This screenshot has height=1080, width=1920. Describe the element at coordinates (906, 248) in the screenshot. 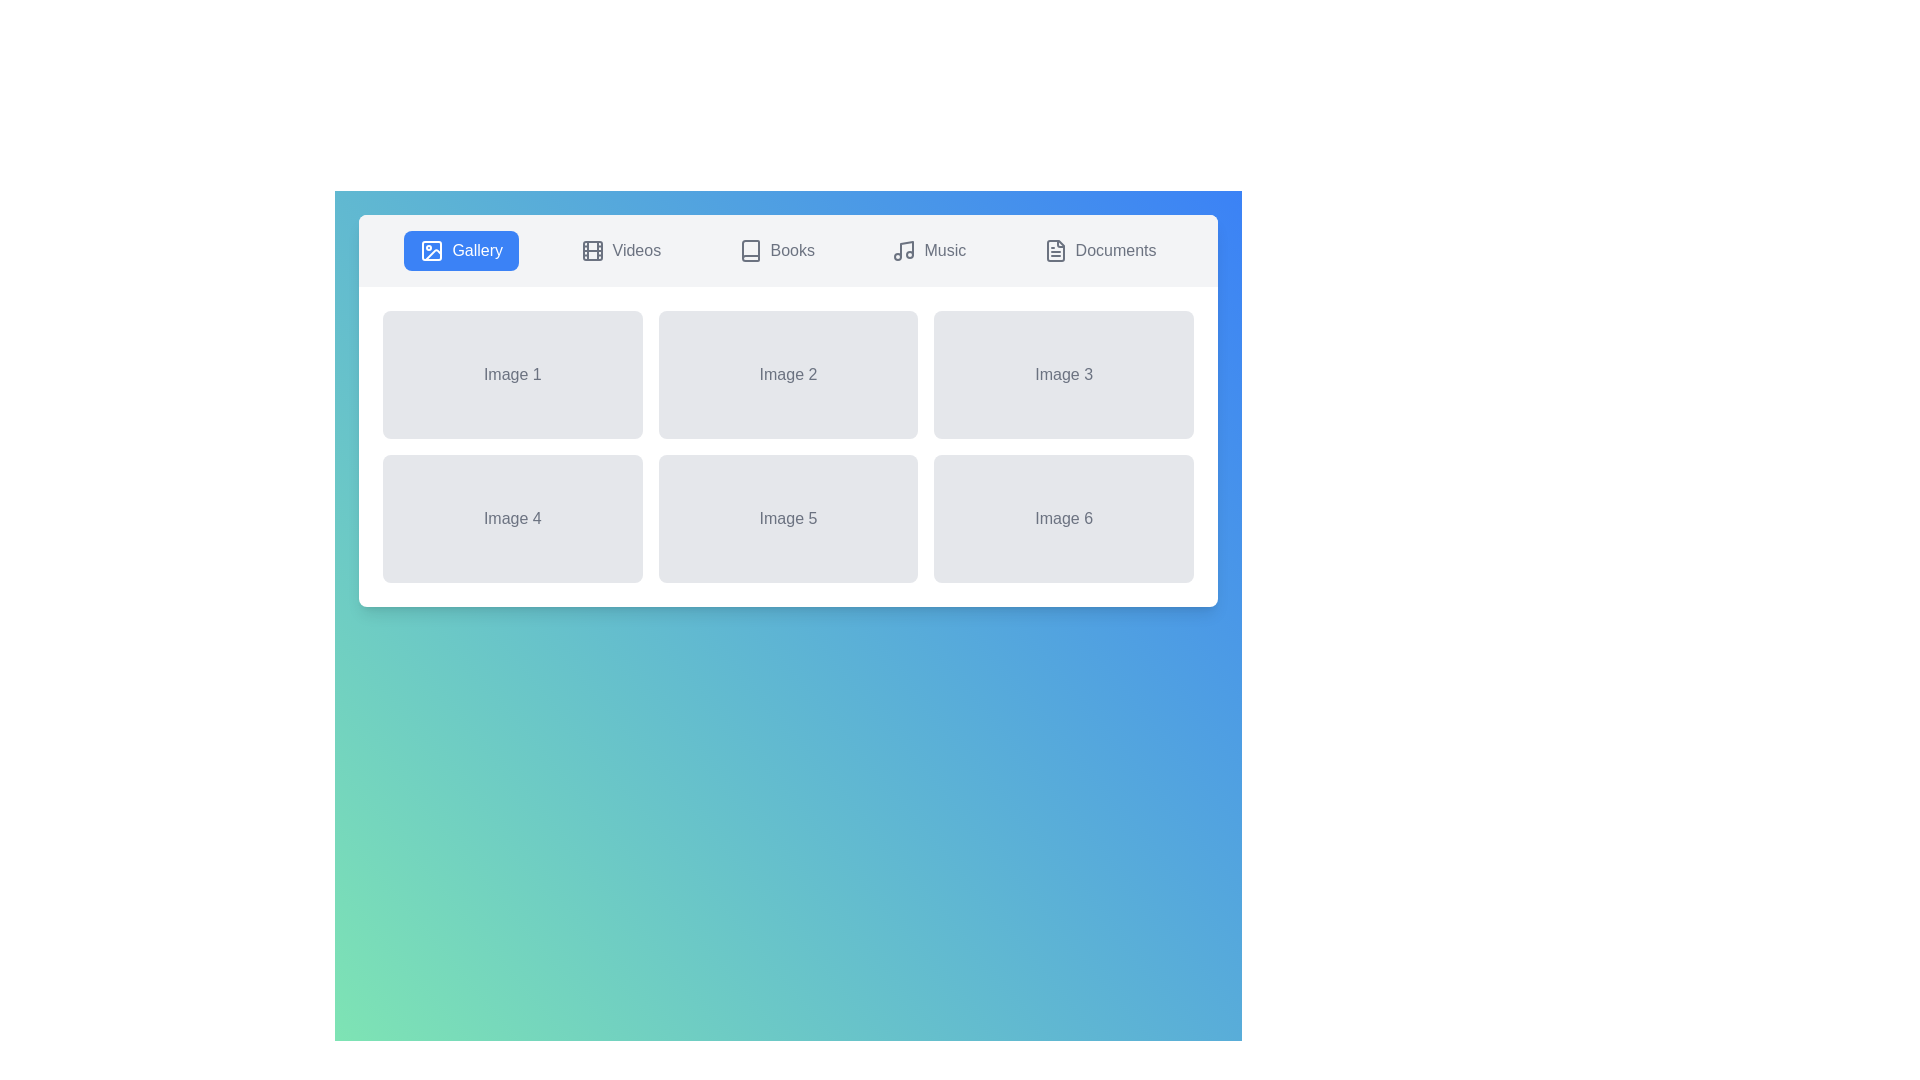

I see `the vertical line within the Music icon in the top navigation bar, which is the first of three components forming the icon` at that location.